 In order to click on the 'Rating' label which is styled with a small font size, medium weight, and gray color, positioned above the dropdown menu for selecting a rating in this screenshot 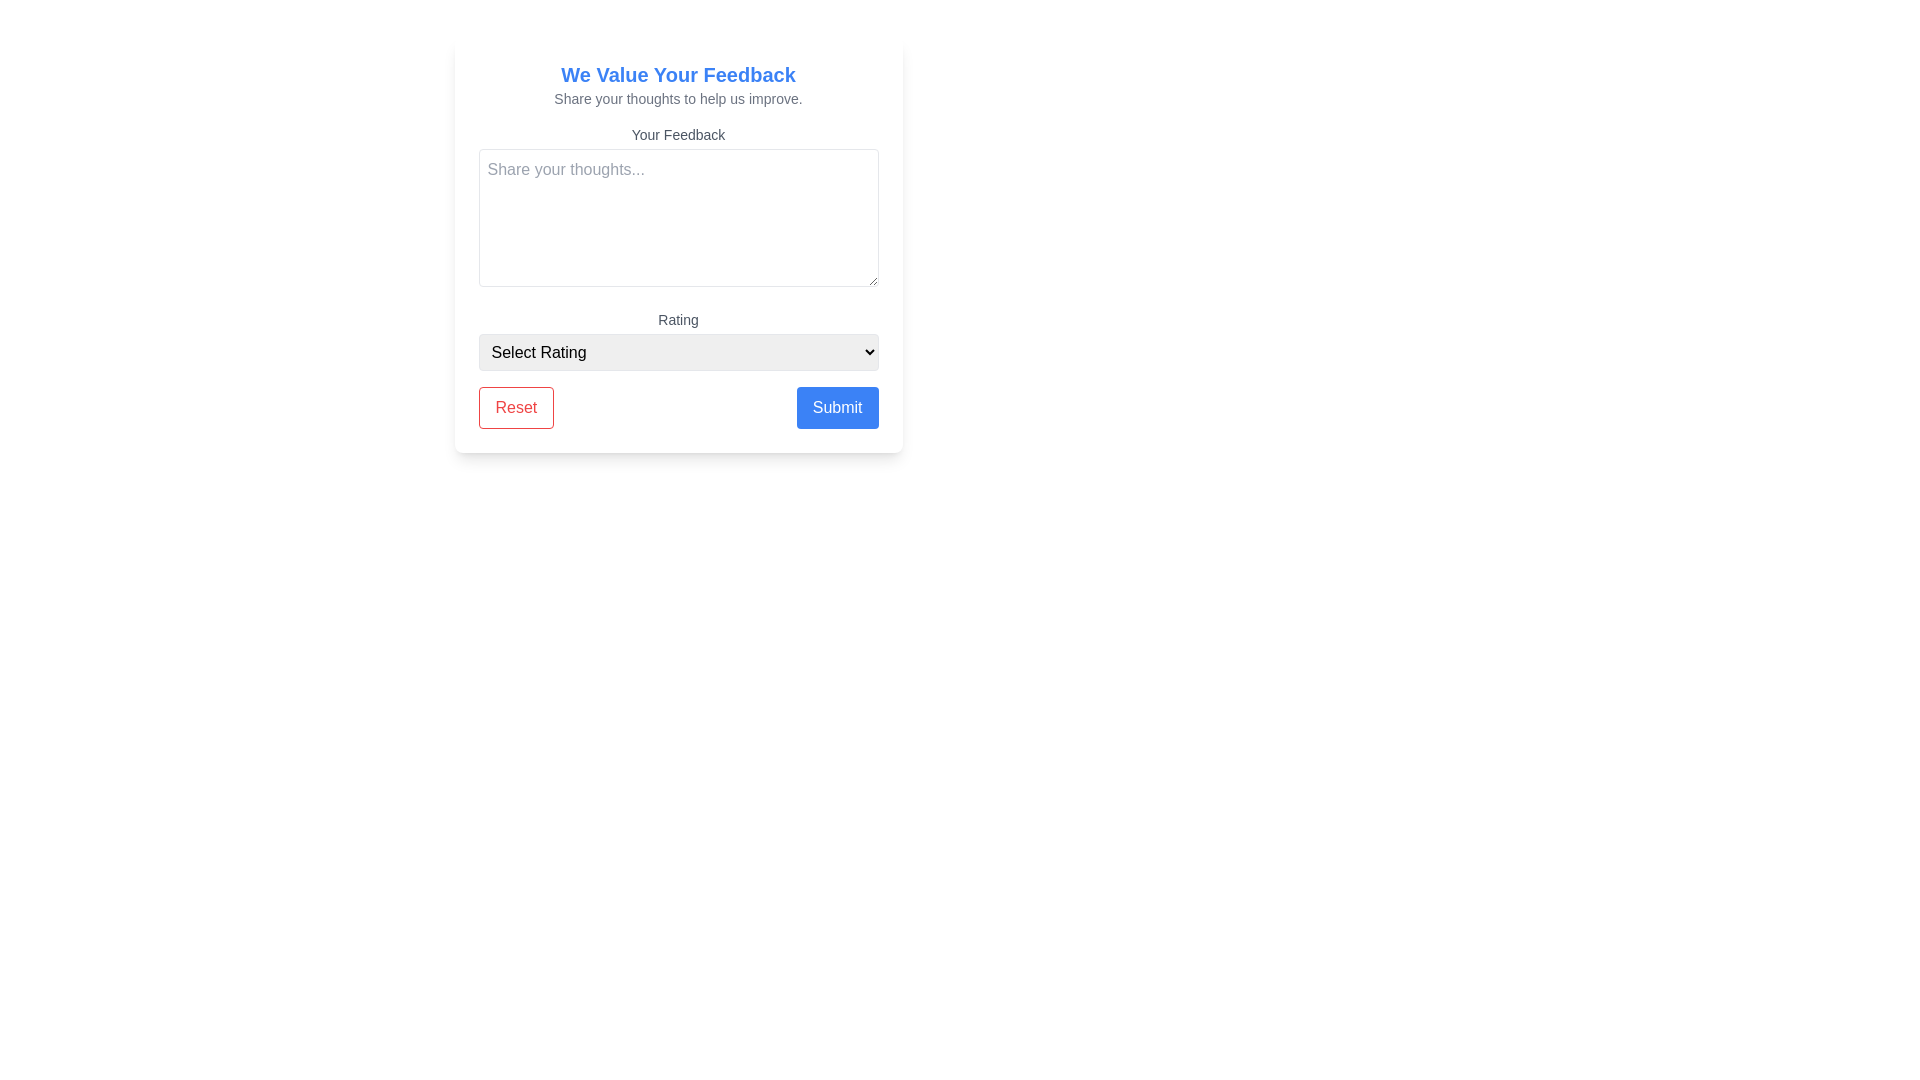, I will do `click(678, 319)`.